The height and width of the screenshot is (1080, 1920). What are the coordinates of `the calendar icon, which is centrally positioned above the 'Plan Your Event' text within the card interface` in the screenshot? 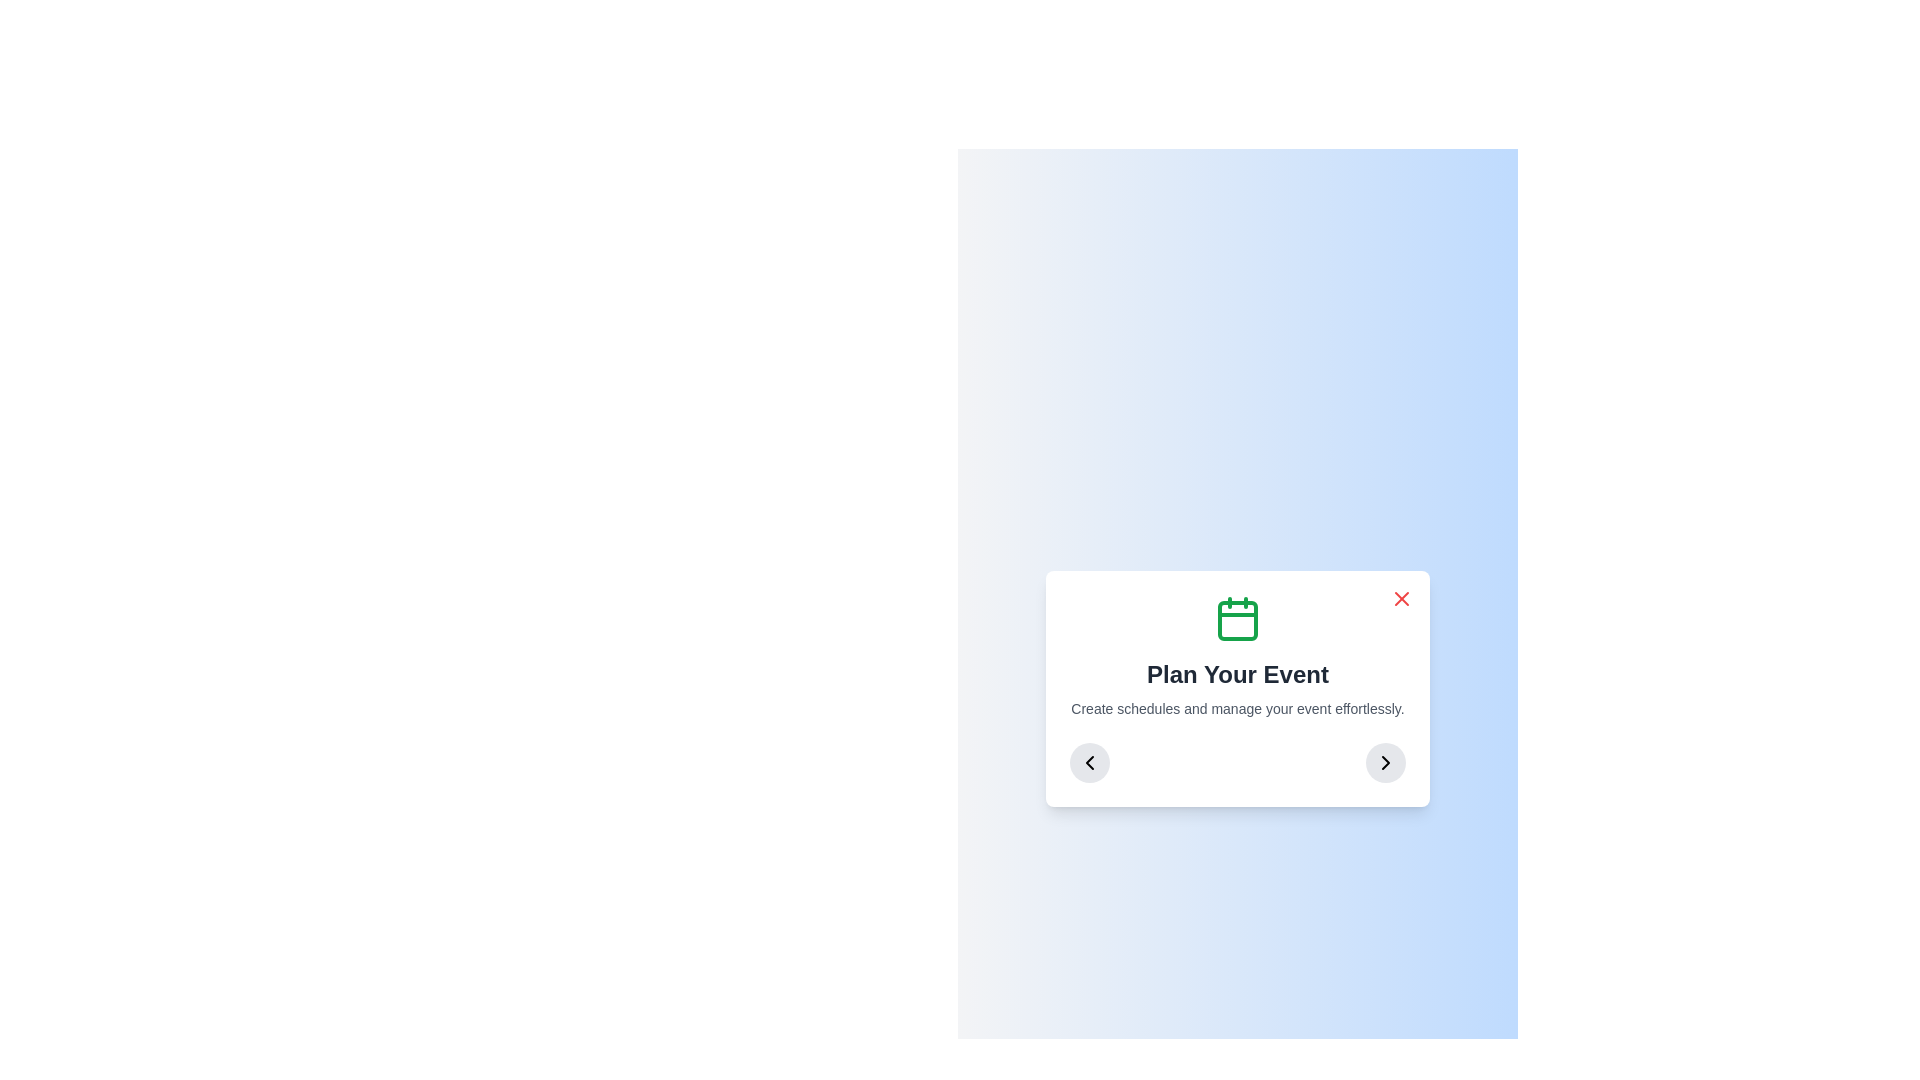 It's located at (1237, 617).